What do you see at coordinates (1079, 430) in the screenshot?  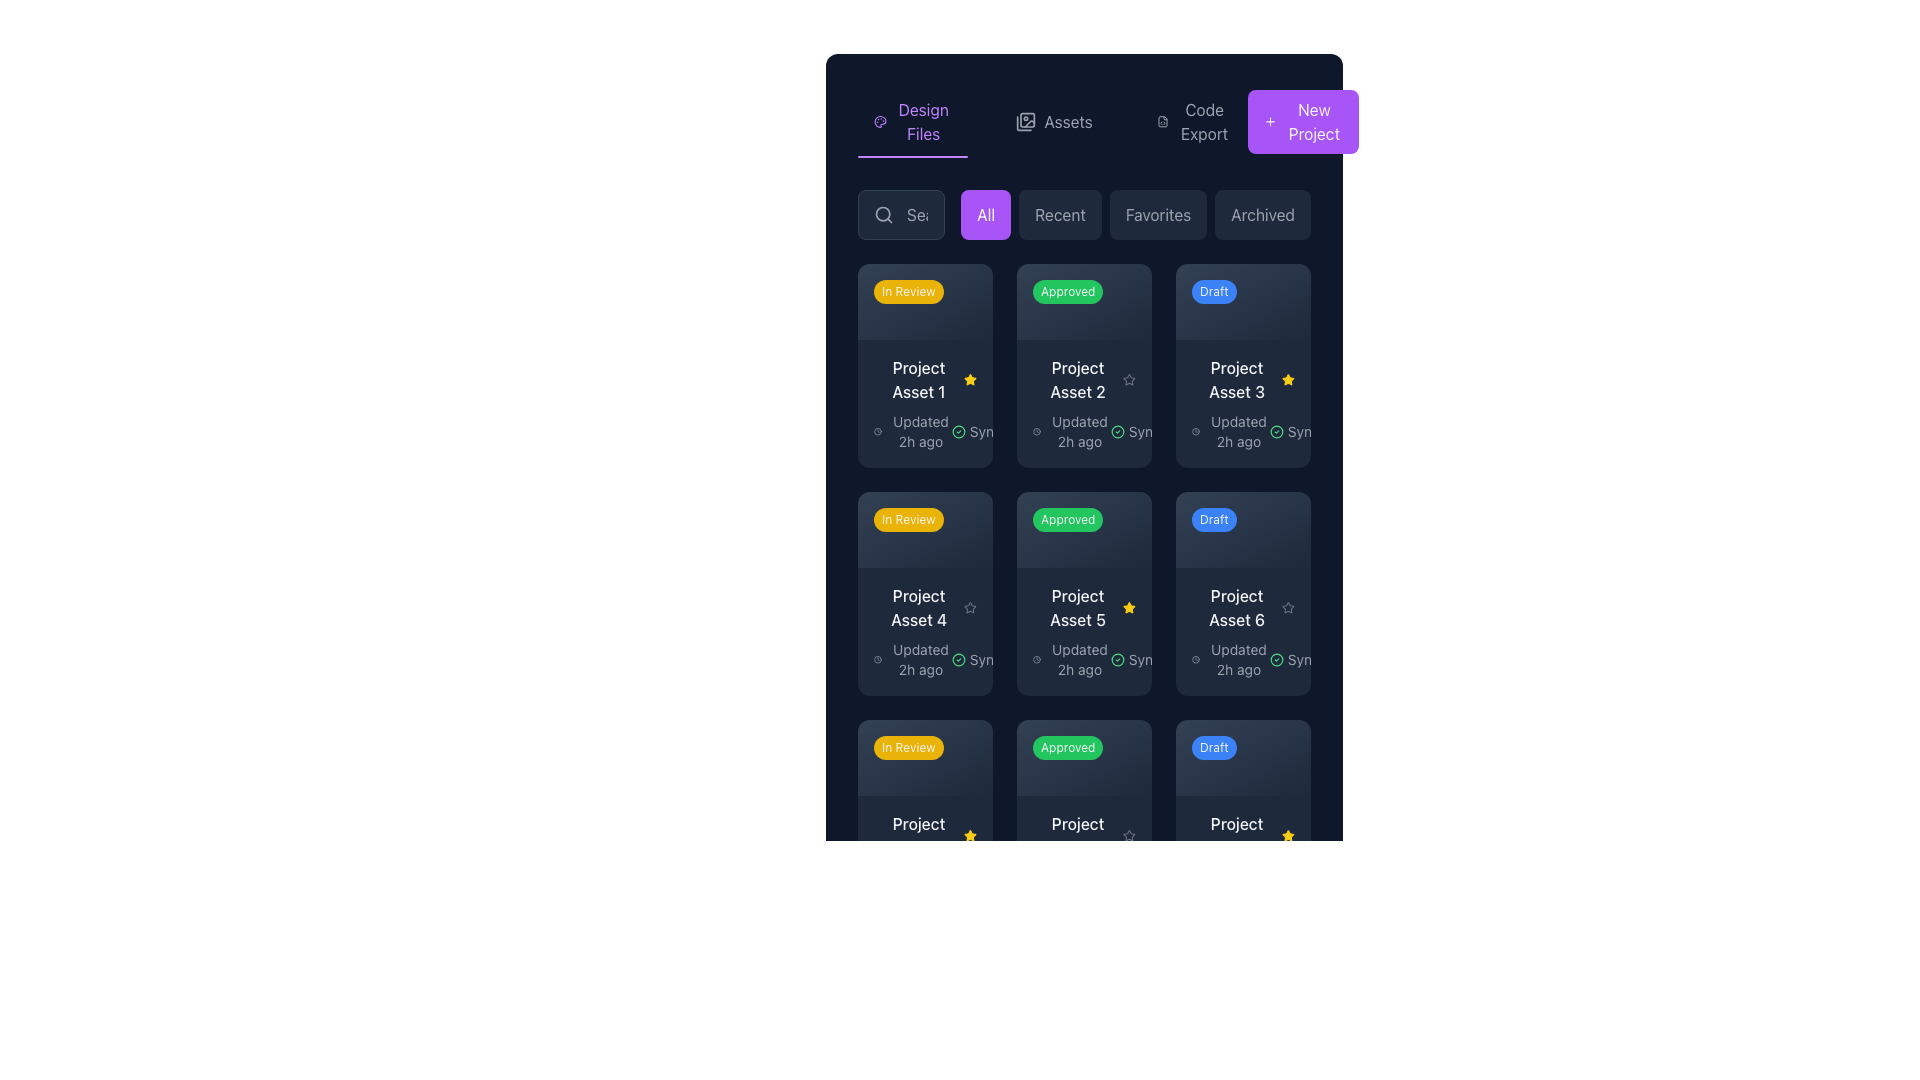 I see `the static text label displaying 'Updated 2h ago' within the 'Project Asset 2' card in the second column of the grid layout` at bounding box center [1079, 430].